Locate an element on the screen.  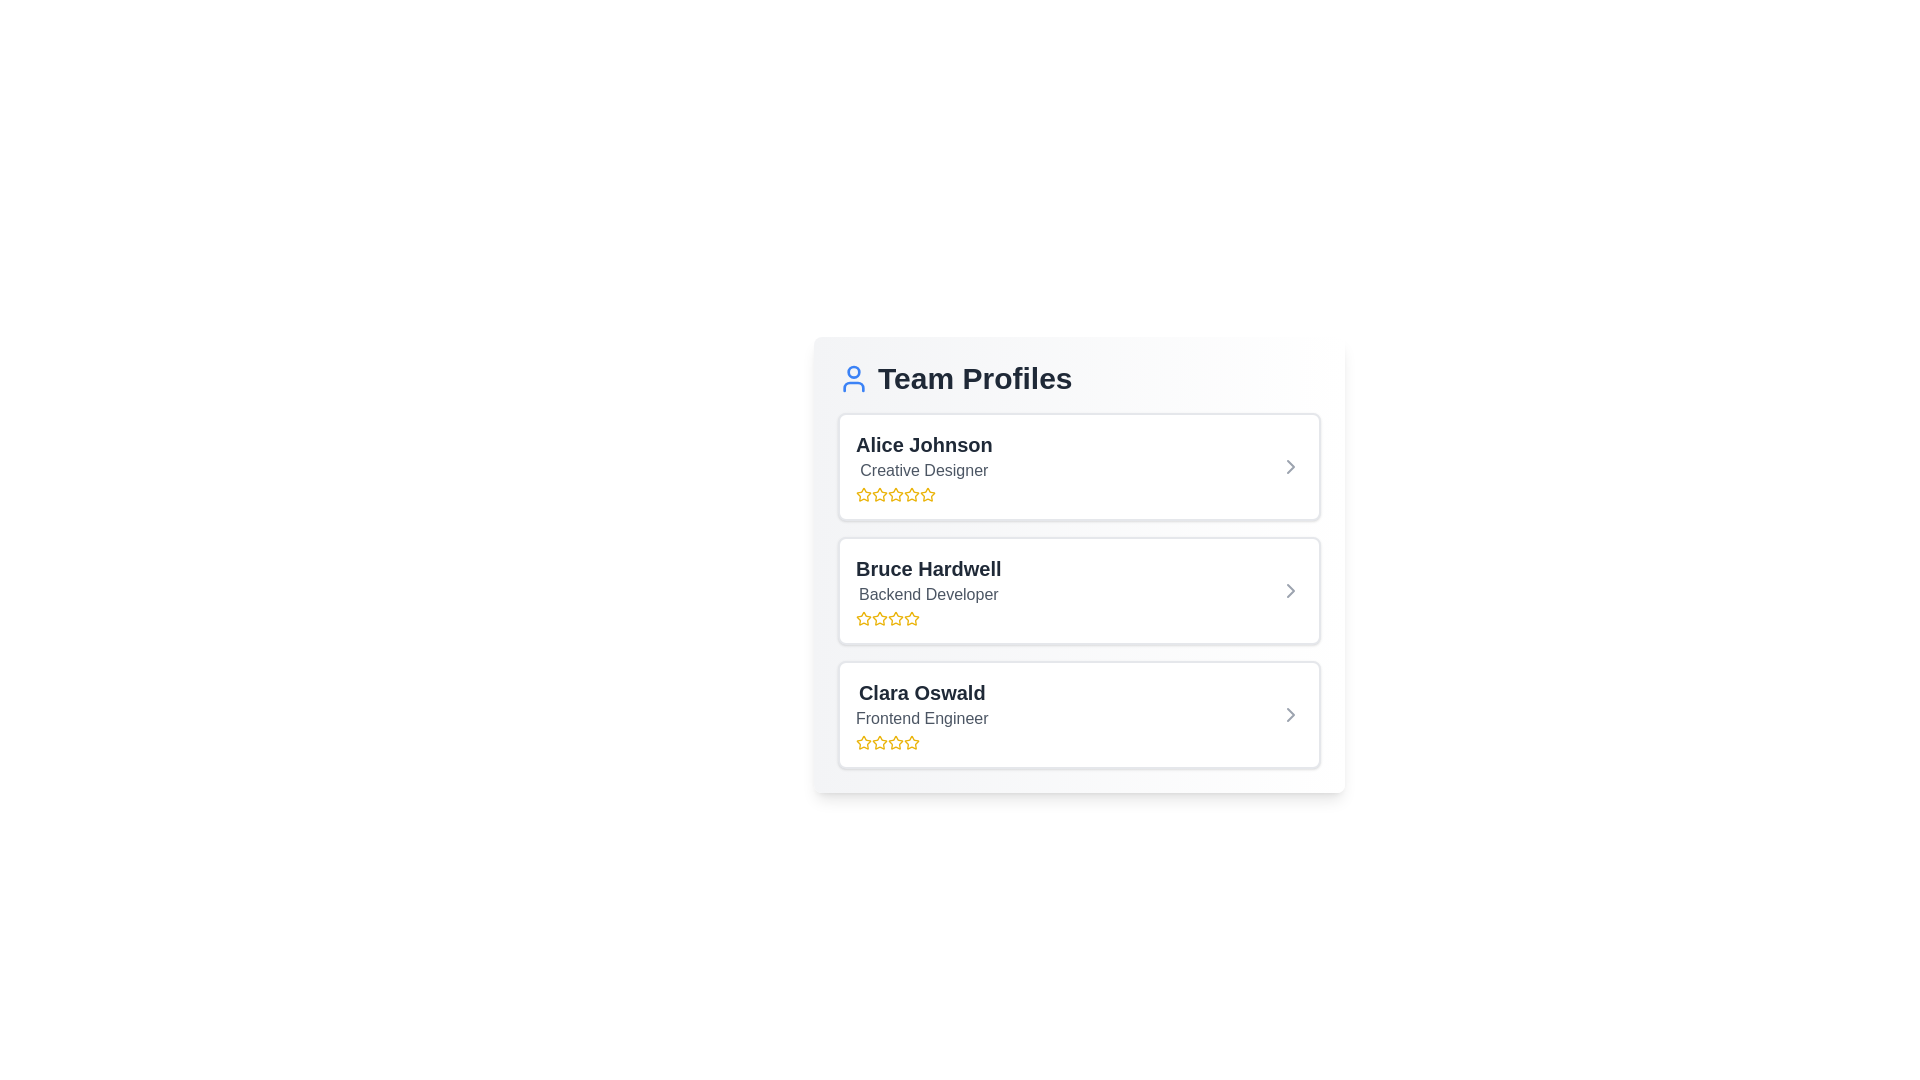
the rating to 3 stars by clicking on the corresponding star is located at coordinates (895, 494).